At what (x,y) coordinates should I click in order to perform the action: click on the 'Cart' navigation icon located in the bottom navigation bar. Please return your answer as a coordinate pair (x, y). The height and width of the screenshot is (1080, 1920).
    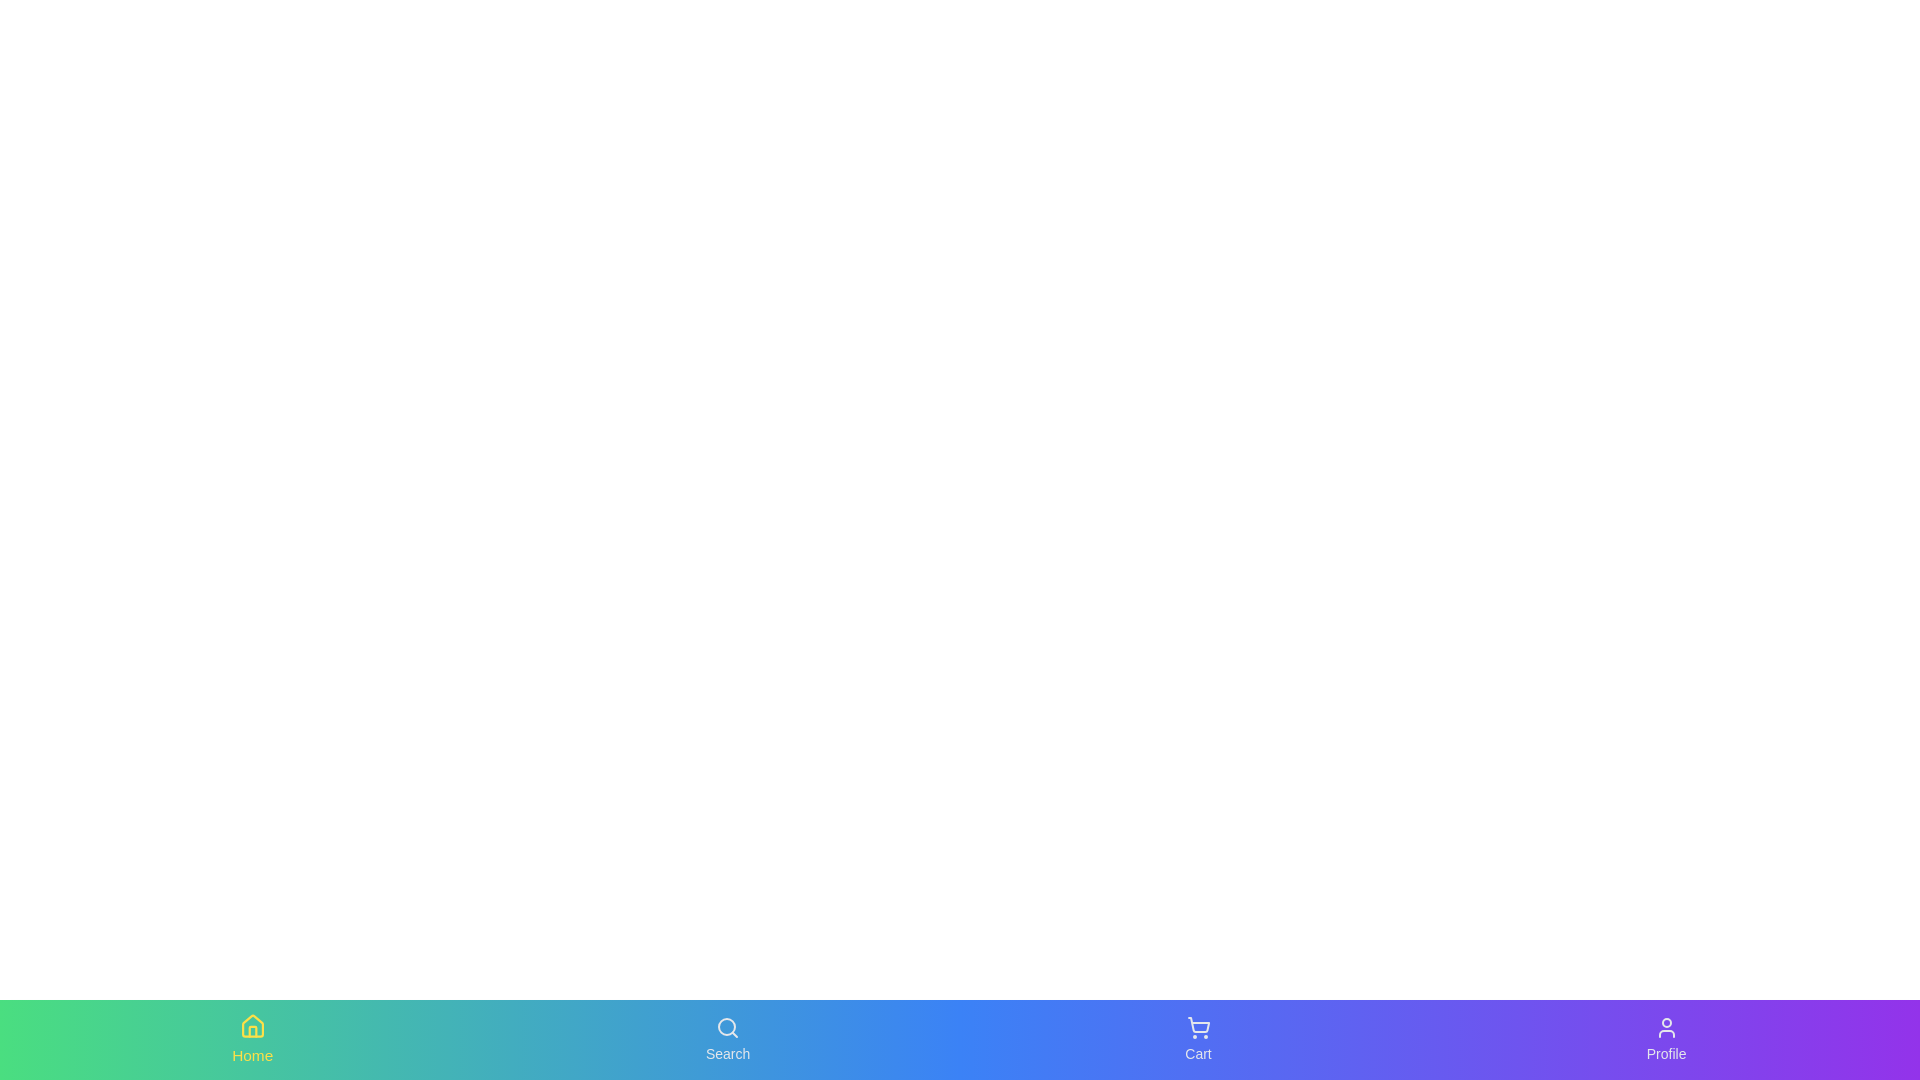
    Looking at the image, I should click on (1198, 1028).